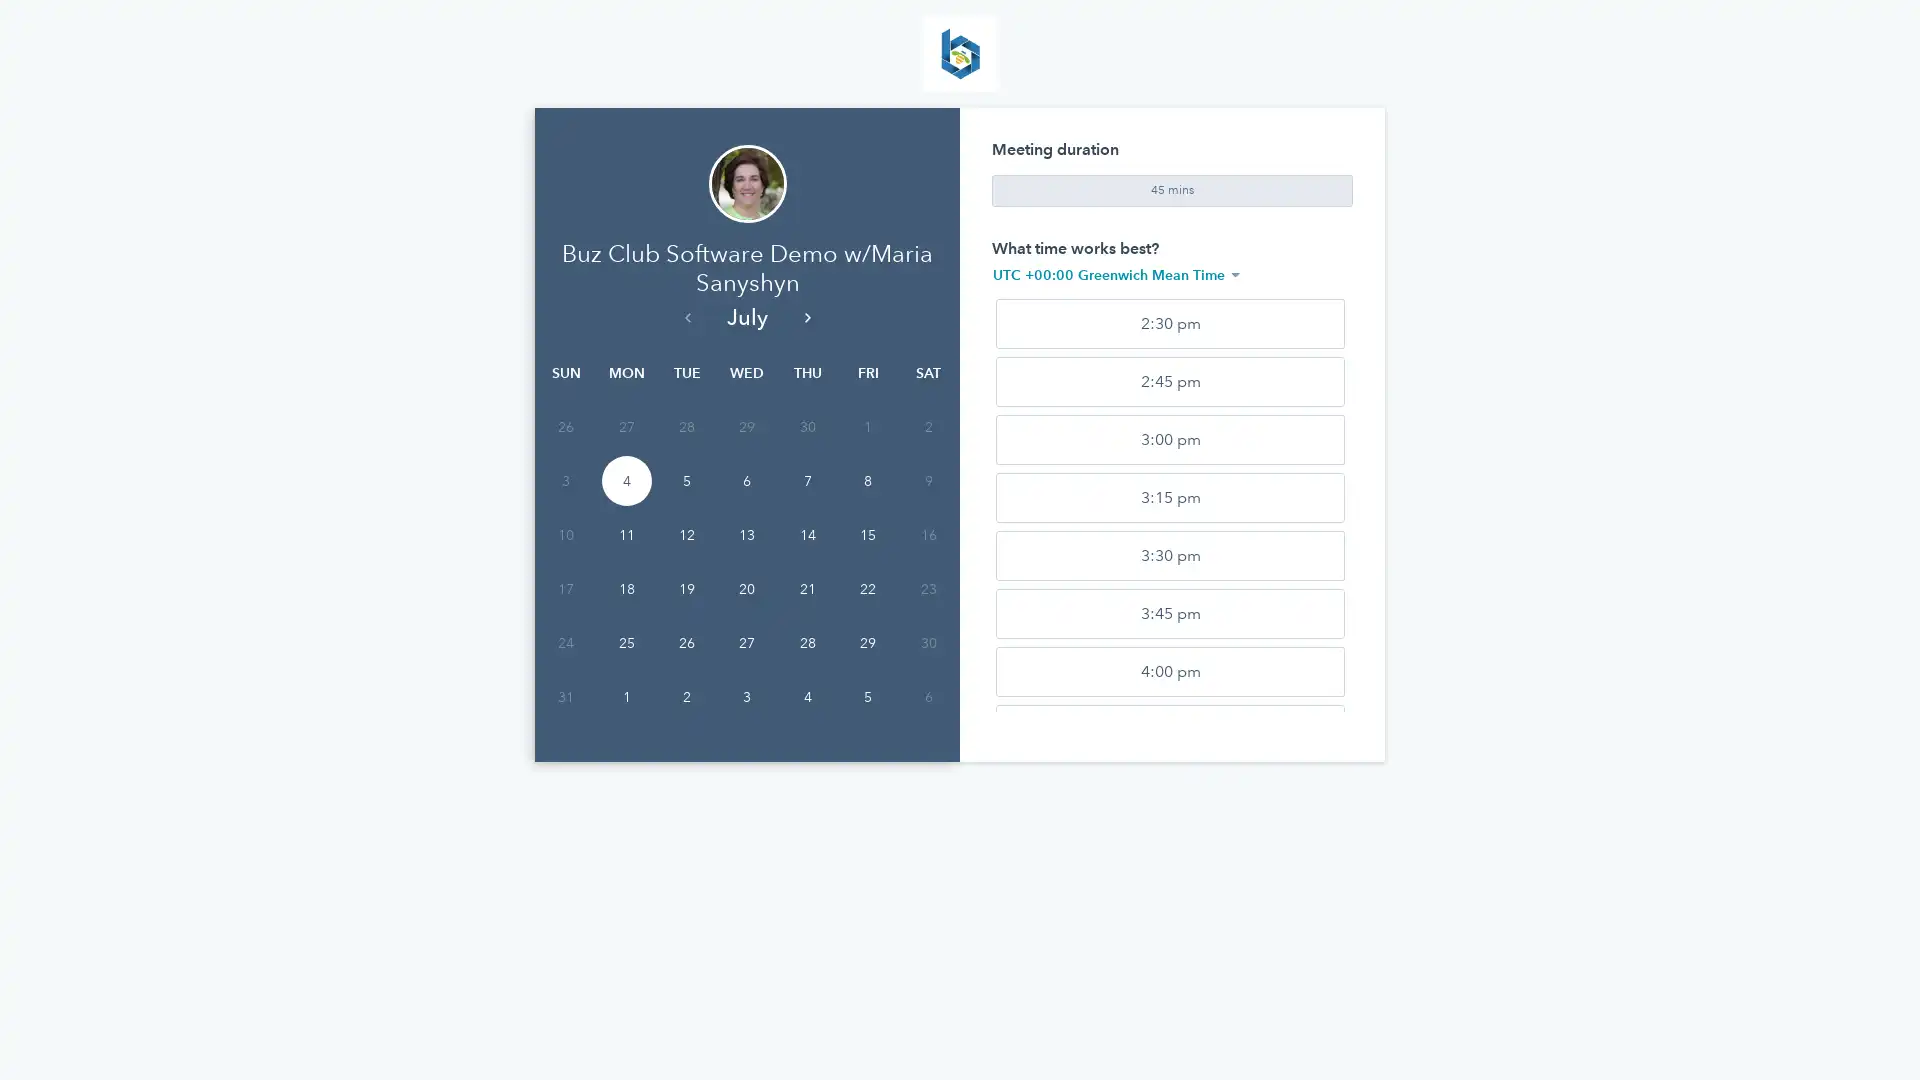  I want to click on June 27th, so click(624, 426).